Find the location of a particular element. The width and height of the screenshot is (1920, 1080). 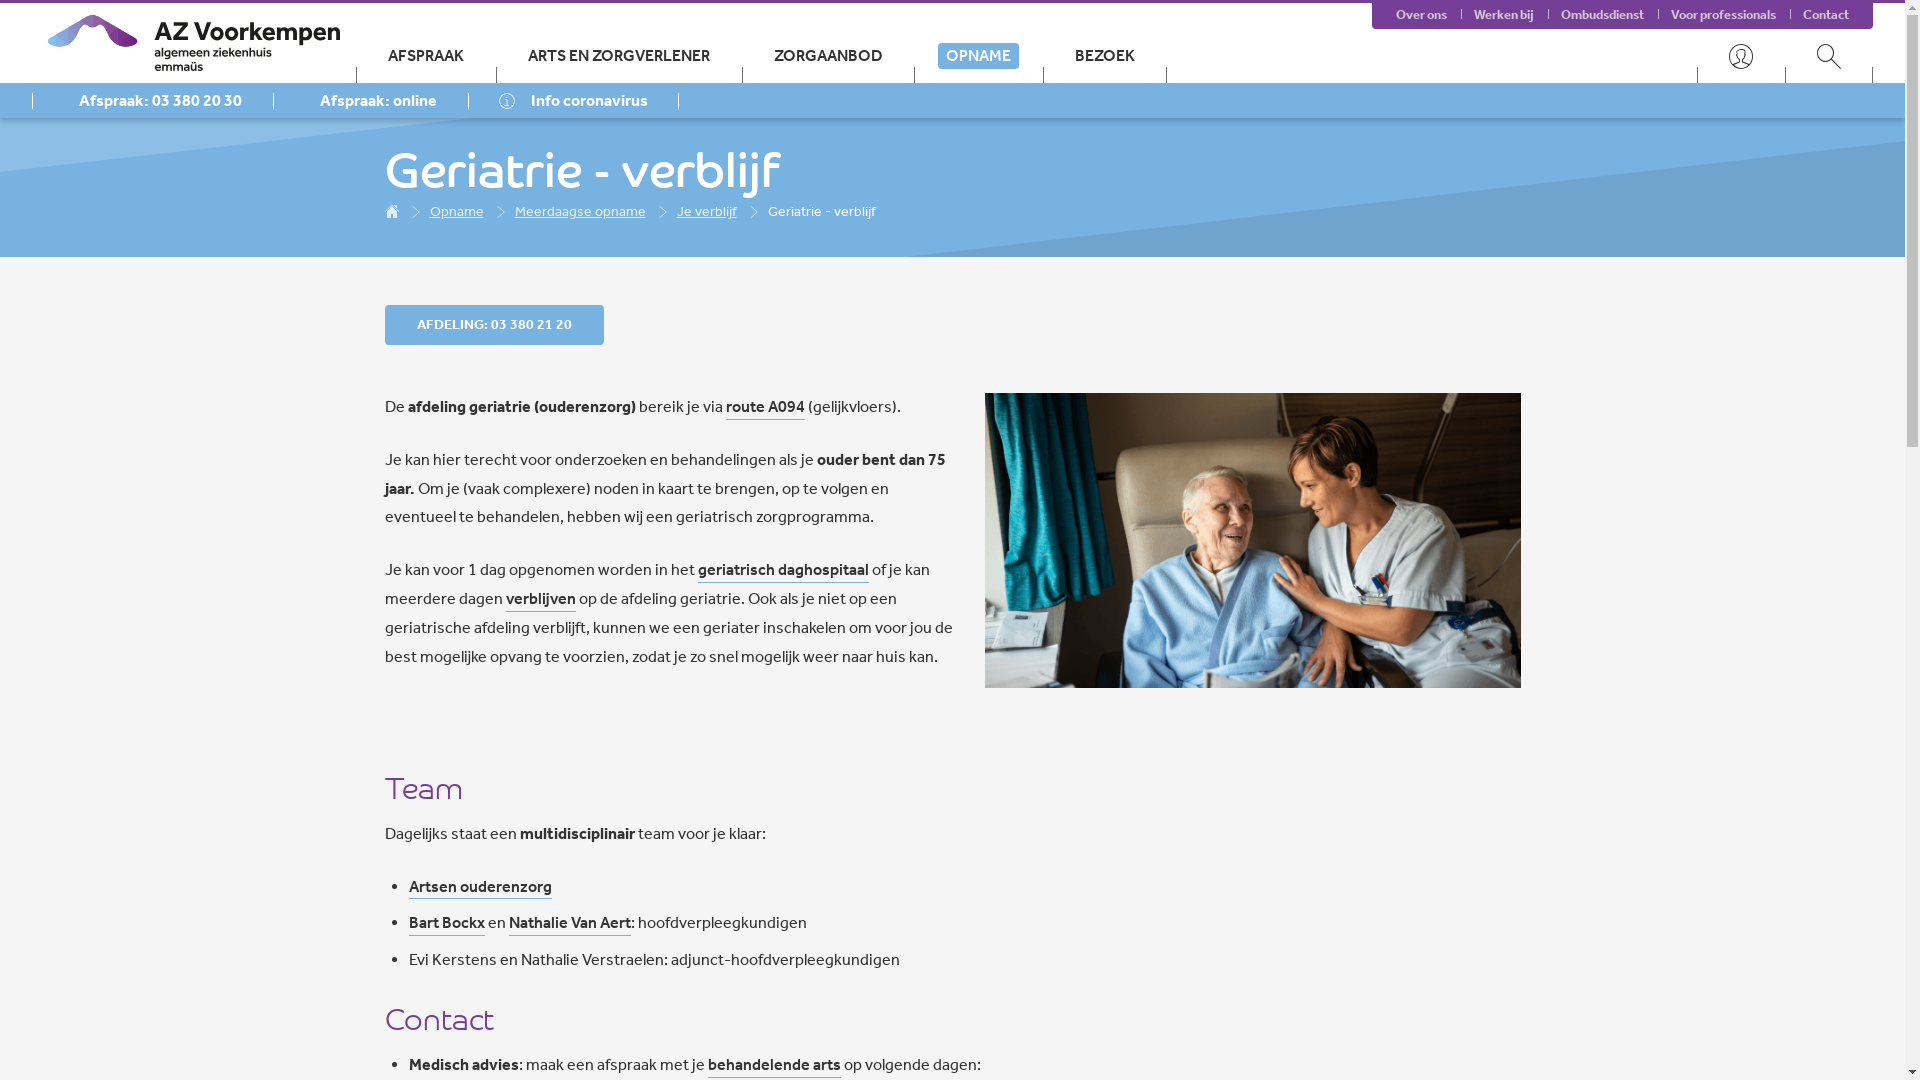

'geriatrisch daghospitaal' is located at coordinates (782, 570).